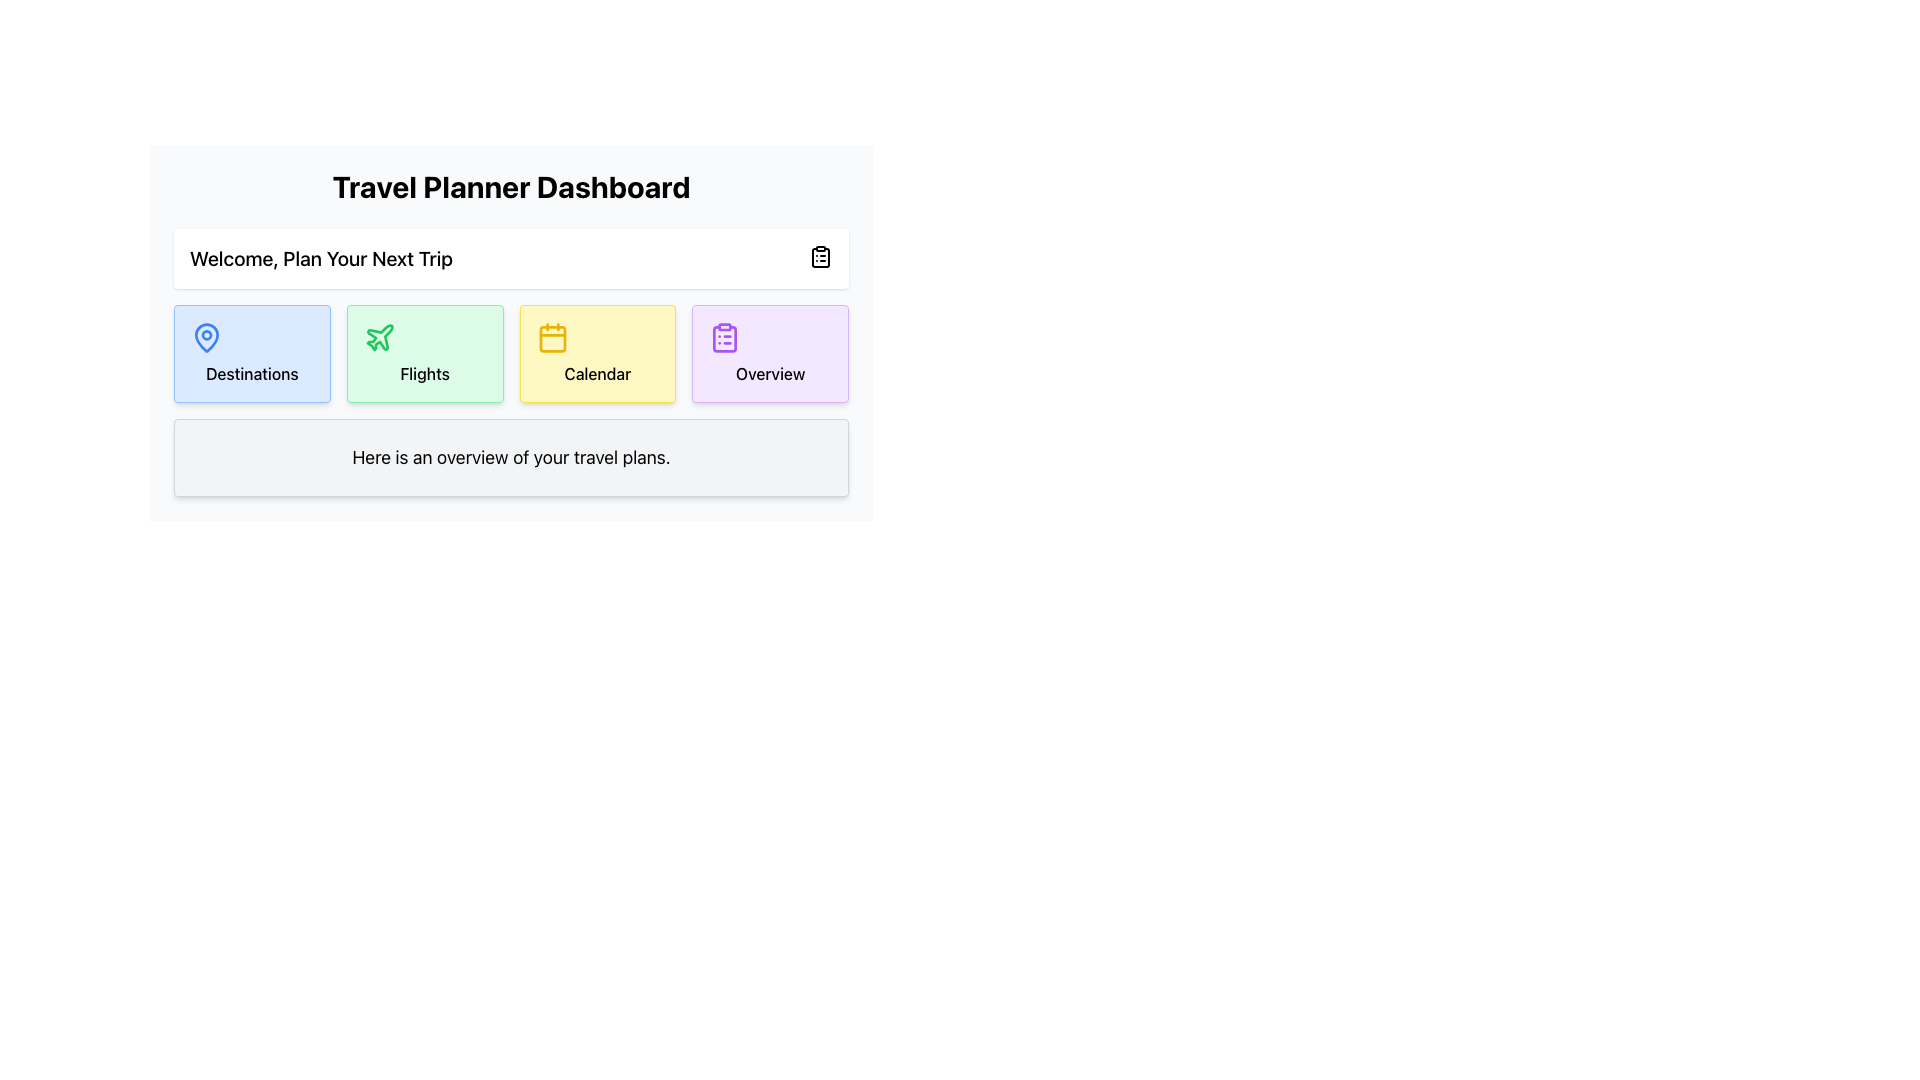 The image size is (1920, 1080). What do you see at coordinates (552, 337) in the screenshot?
I see `the 'Calendar' icon located in the third column of the navigation options row` at bounding box center [552, 337].